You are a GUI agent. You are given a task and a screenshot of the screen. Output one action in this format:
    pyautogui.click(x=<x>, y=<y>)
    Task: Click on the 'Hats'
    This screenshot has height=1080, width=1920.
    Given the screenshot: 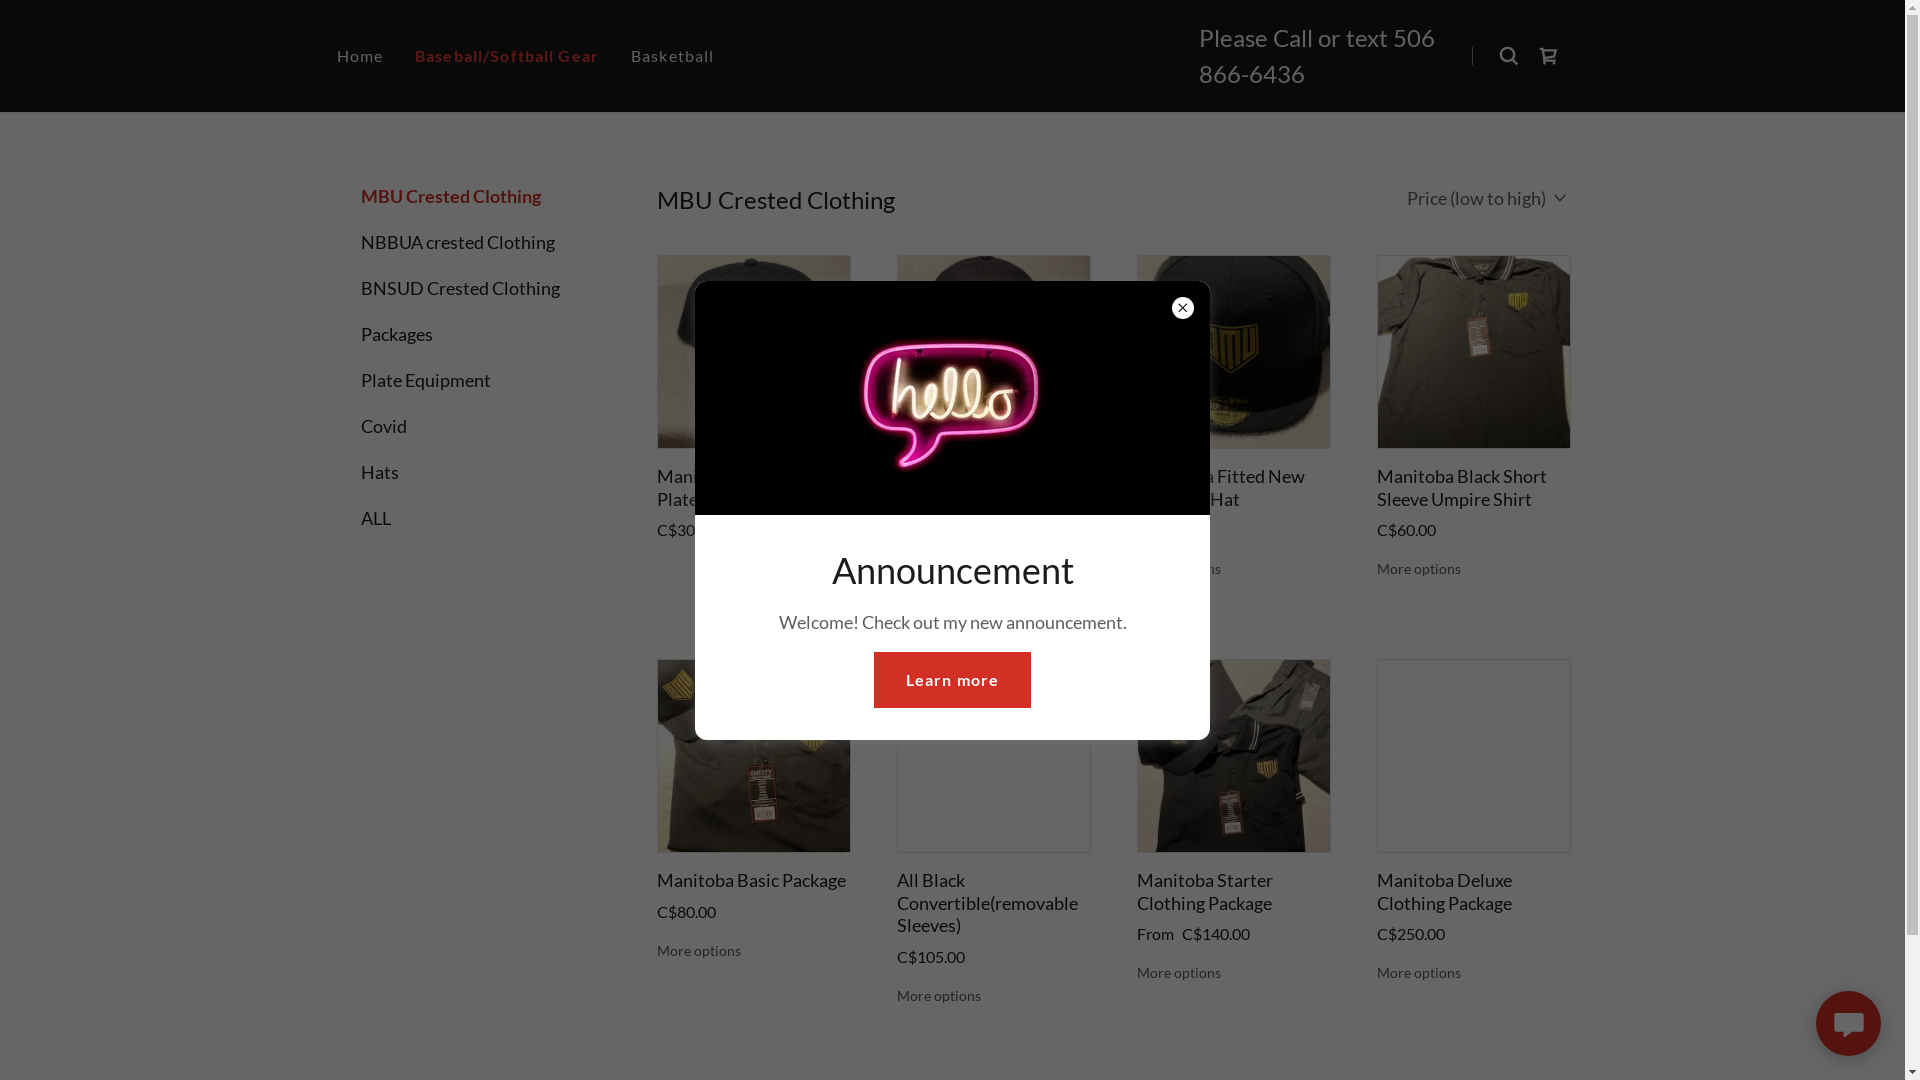 What is the action you would take?
    pyautogui.click(x=360, y=471)
    